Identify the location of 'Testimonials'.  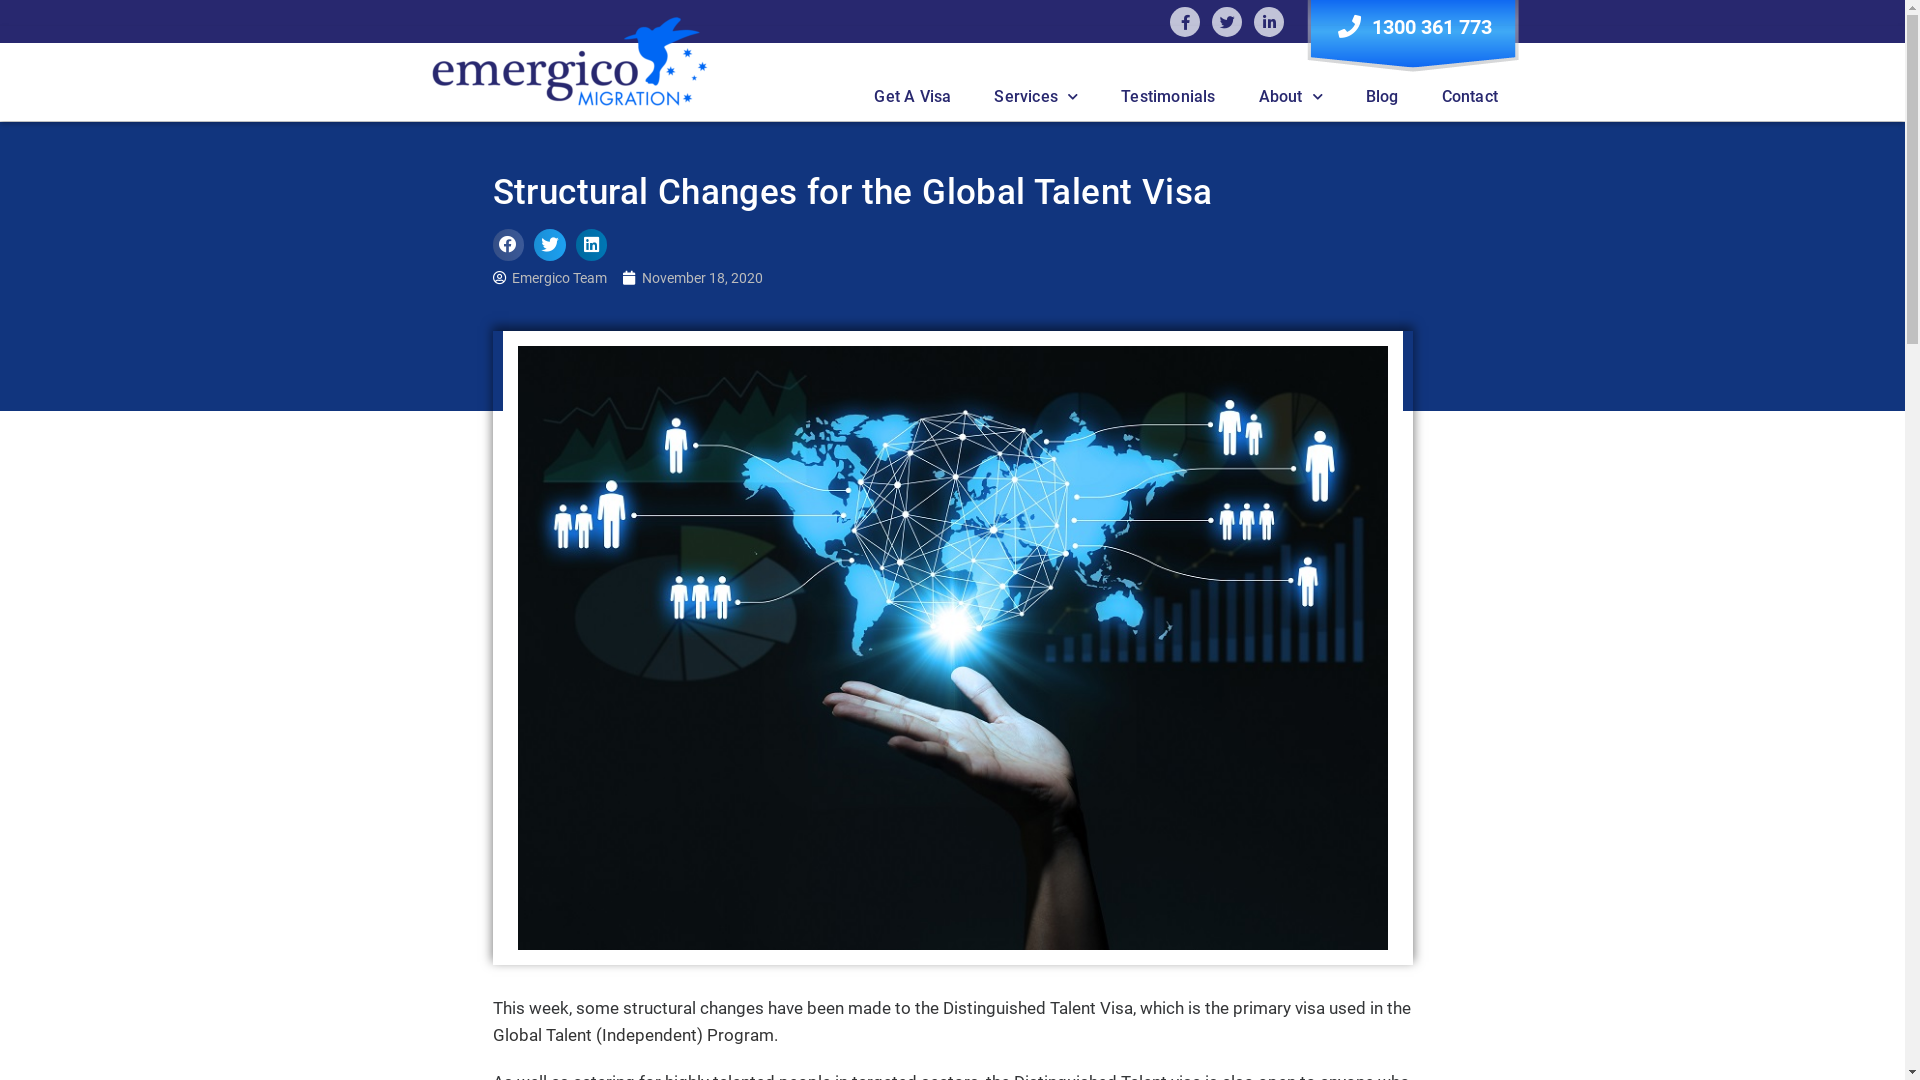
(1167, 96).